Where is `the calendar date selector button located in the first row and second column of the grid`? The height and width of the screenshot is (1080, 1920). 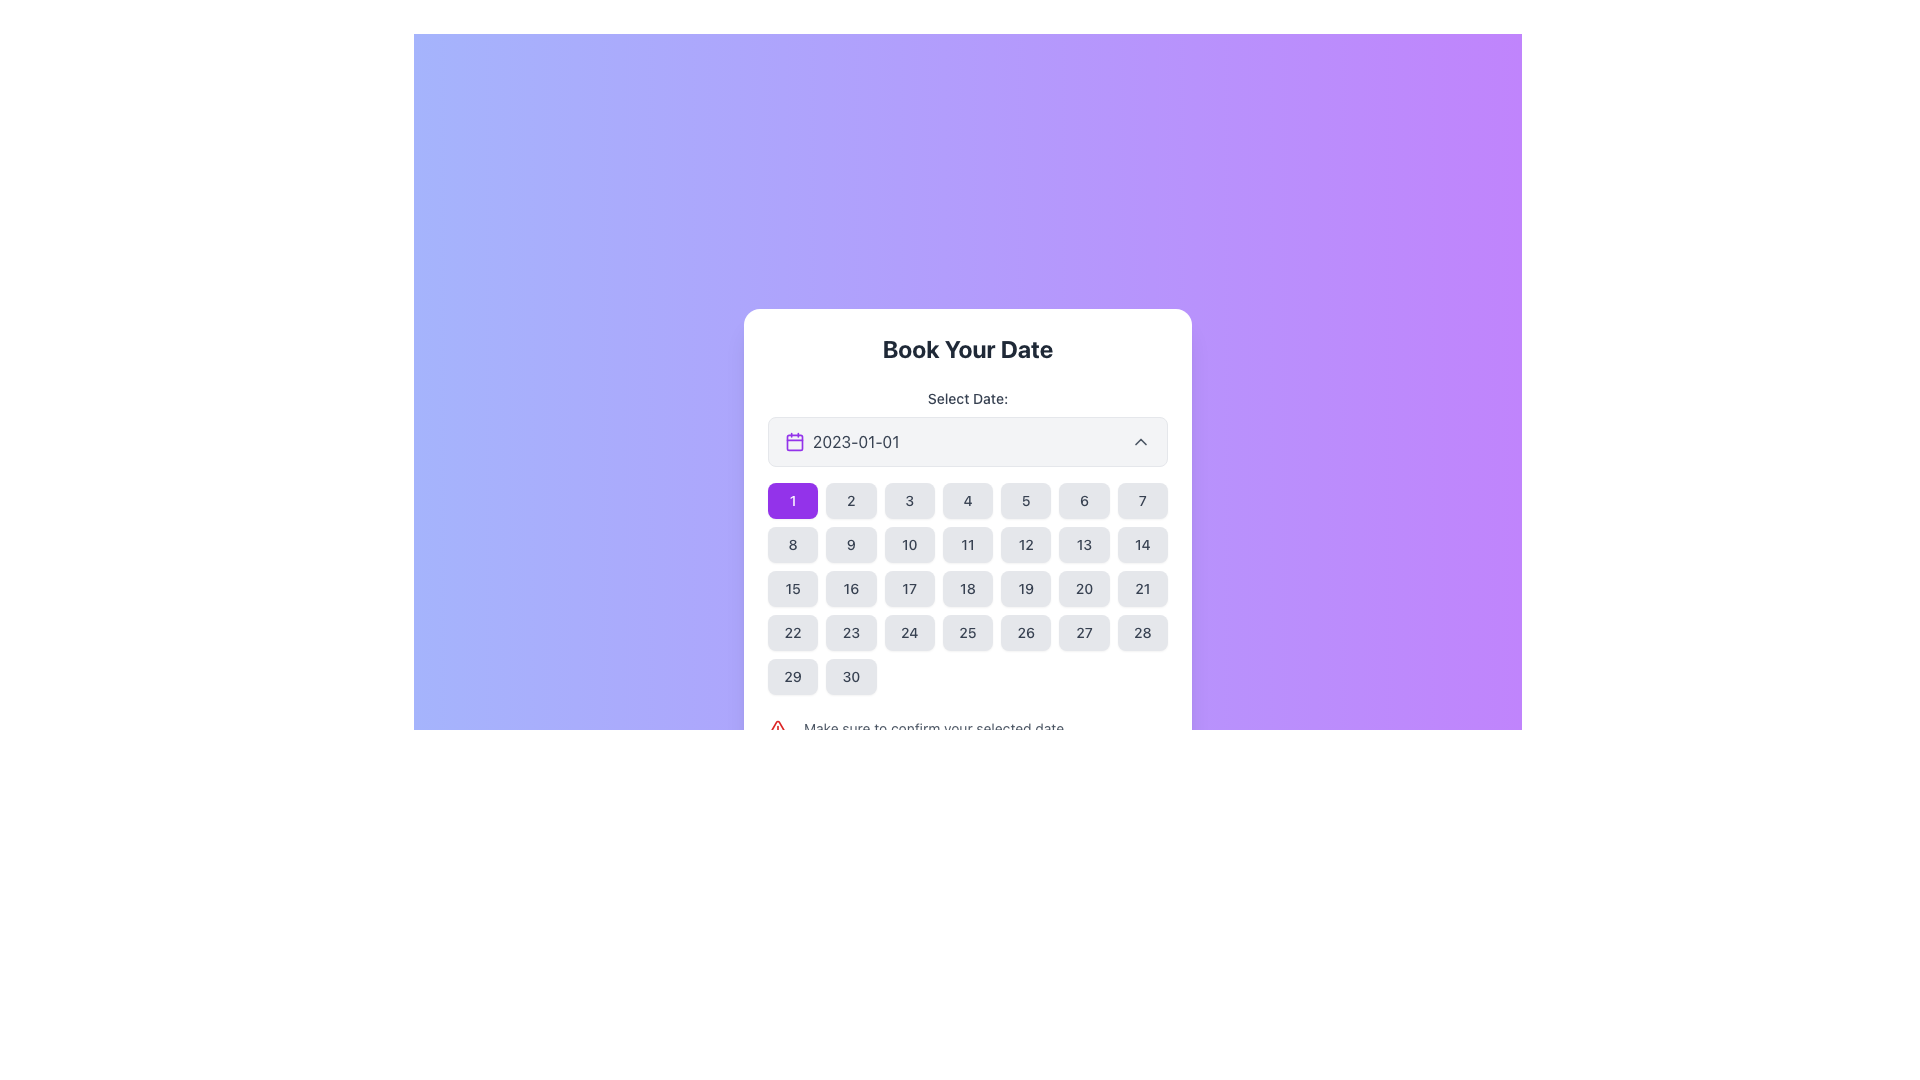 the calendar date selector button located in the first row and second column of the grid is located at coordinates (851, 500).